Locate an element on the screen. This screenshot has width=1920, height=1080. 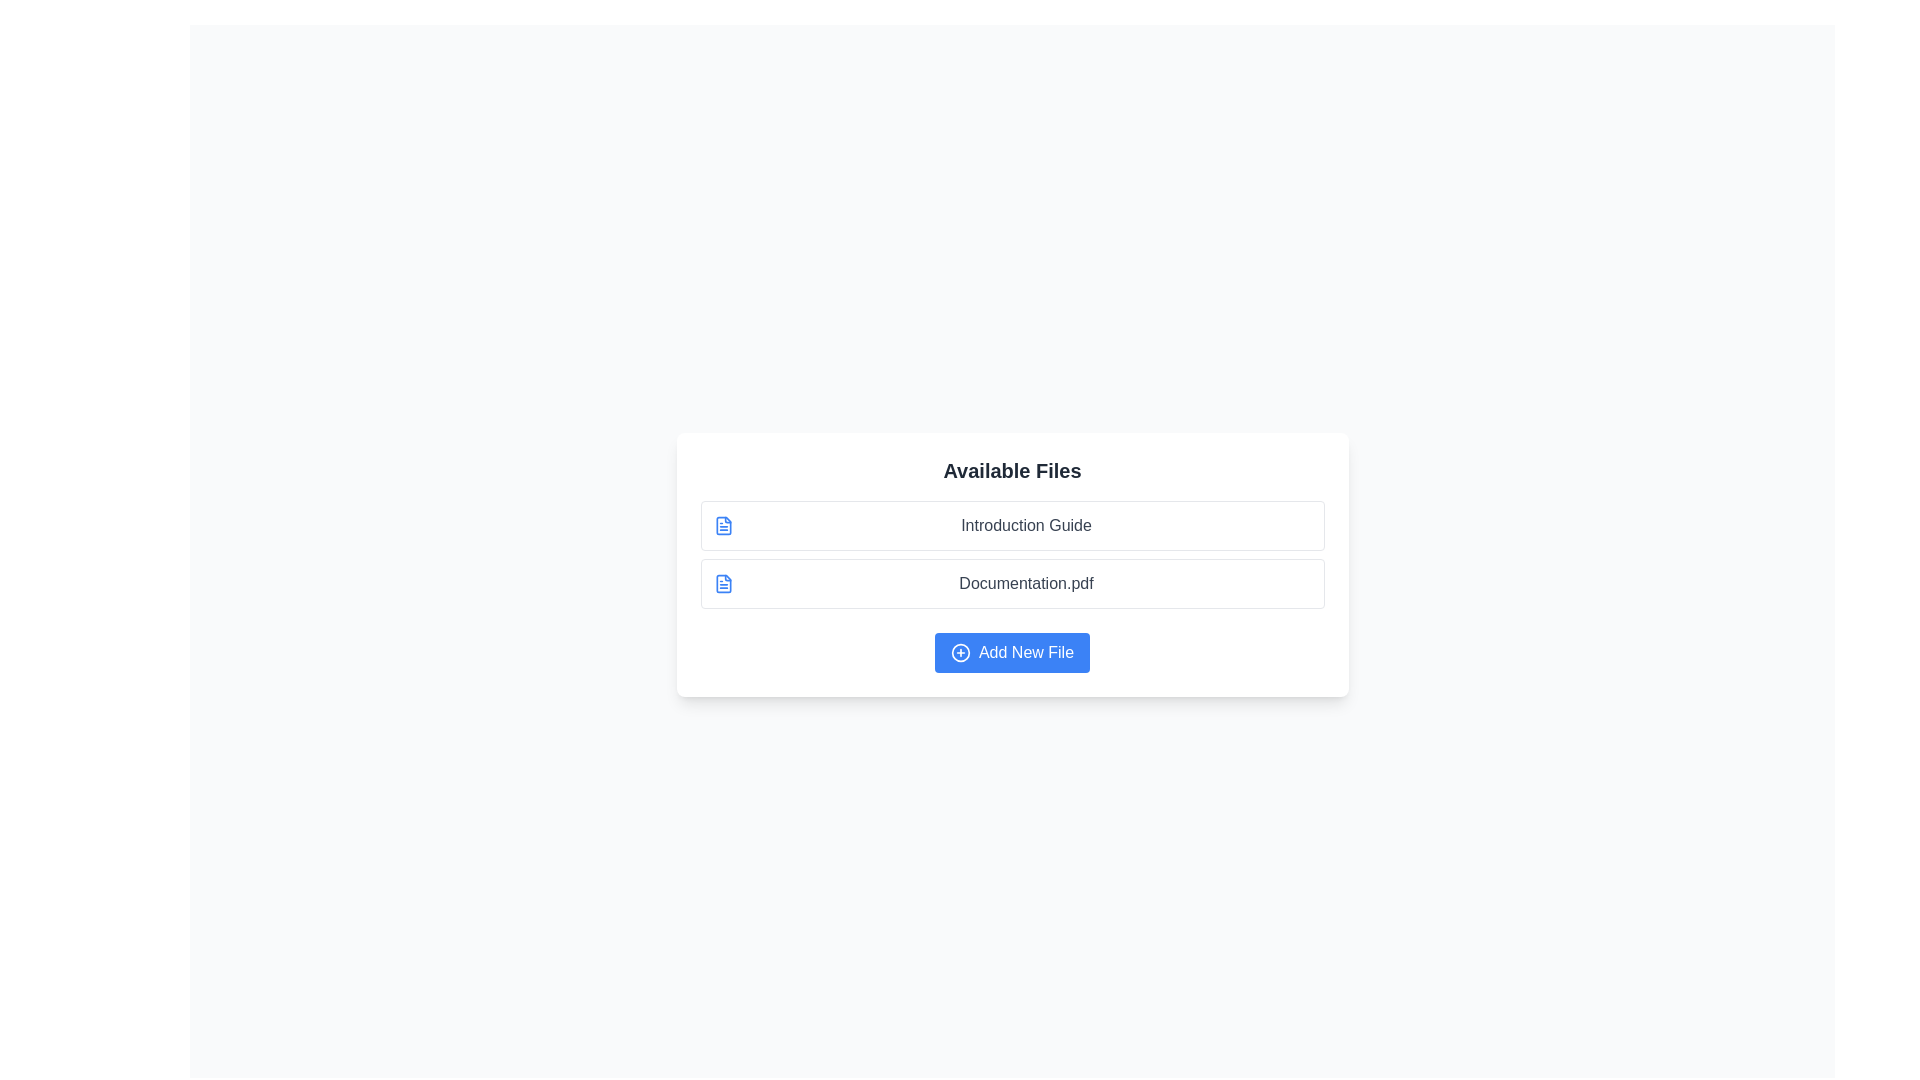
the 'Documentation.pdf' label in the list of available files is located at coordinates (1026, 583).